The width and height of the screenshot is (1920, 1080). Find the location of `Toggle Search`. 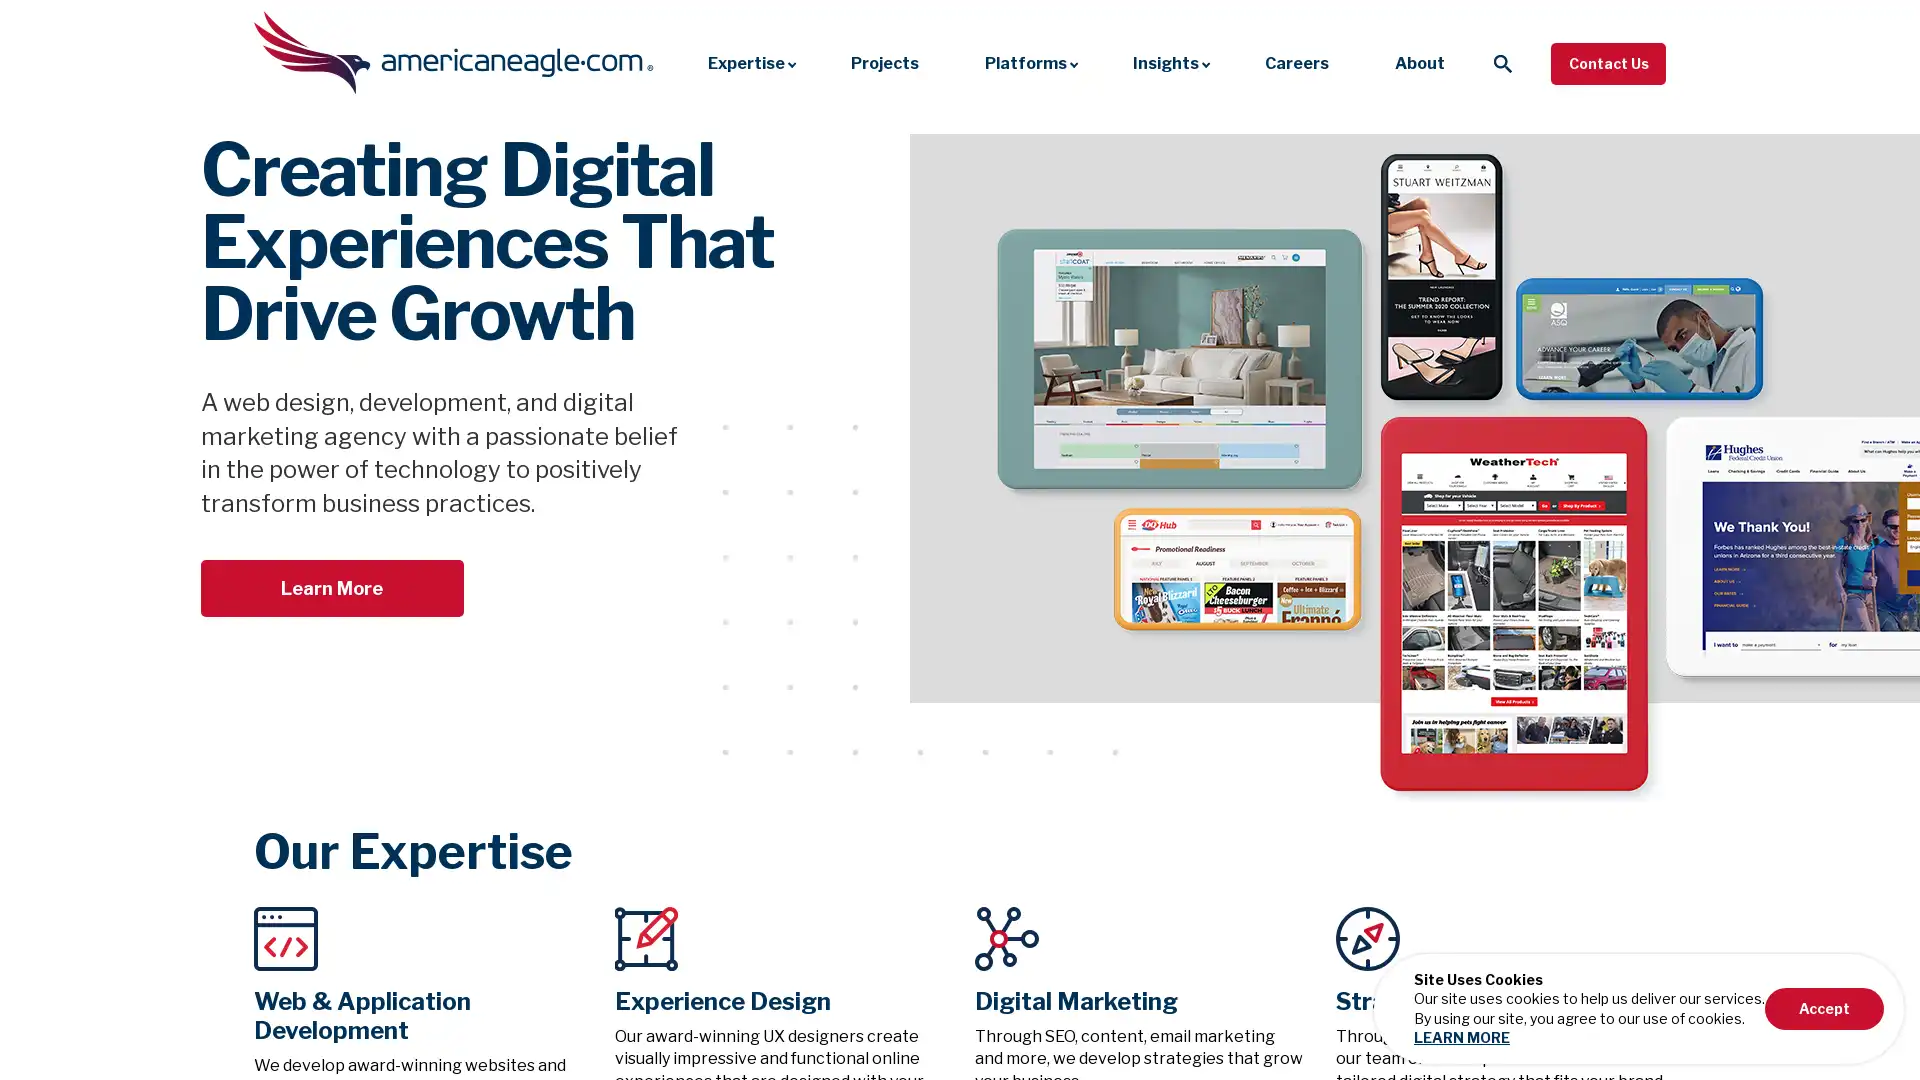

Toggle Search is located at coordinates (1502, 61).